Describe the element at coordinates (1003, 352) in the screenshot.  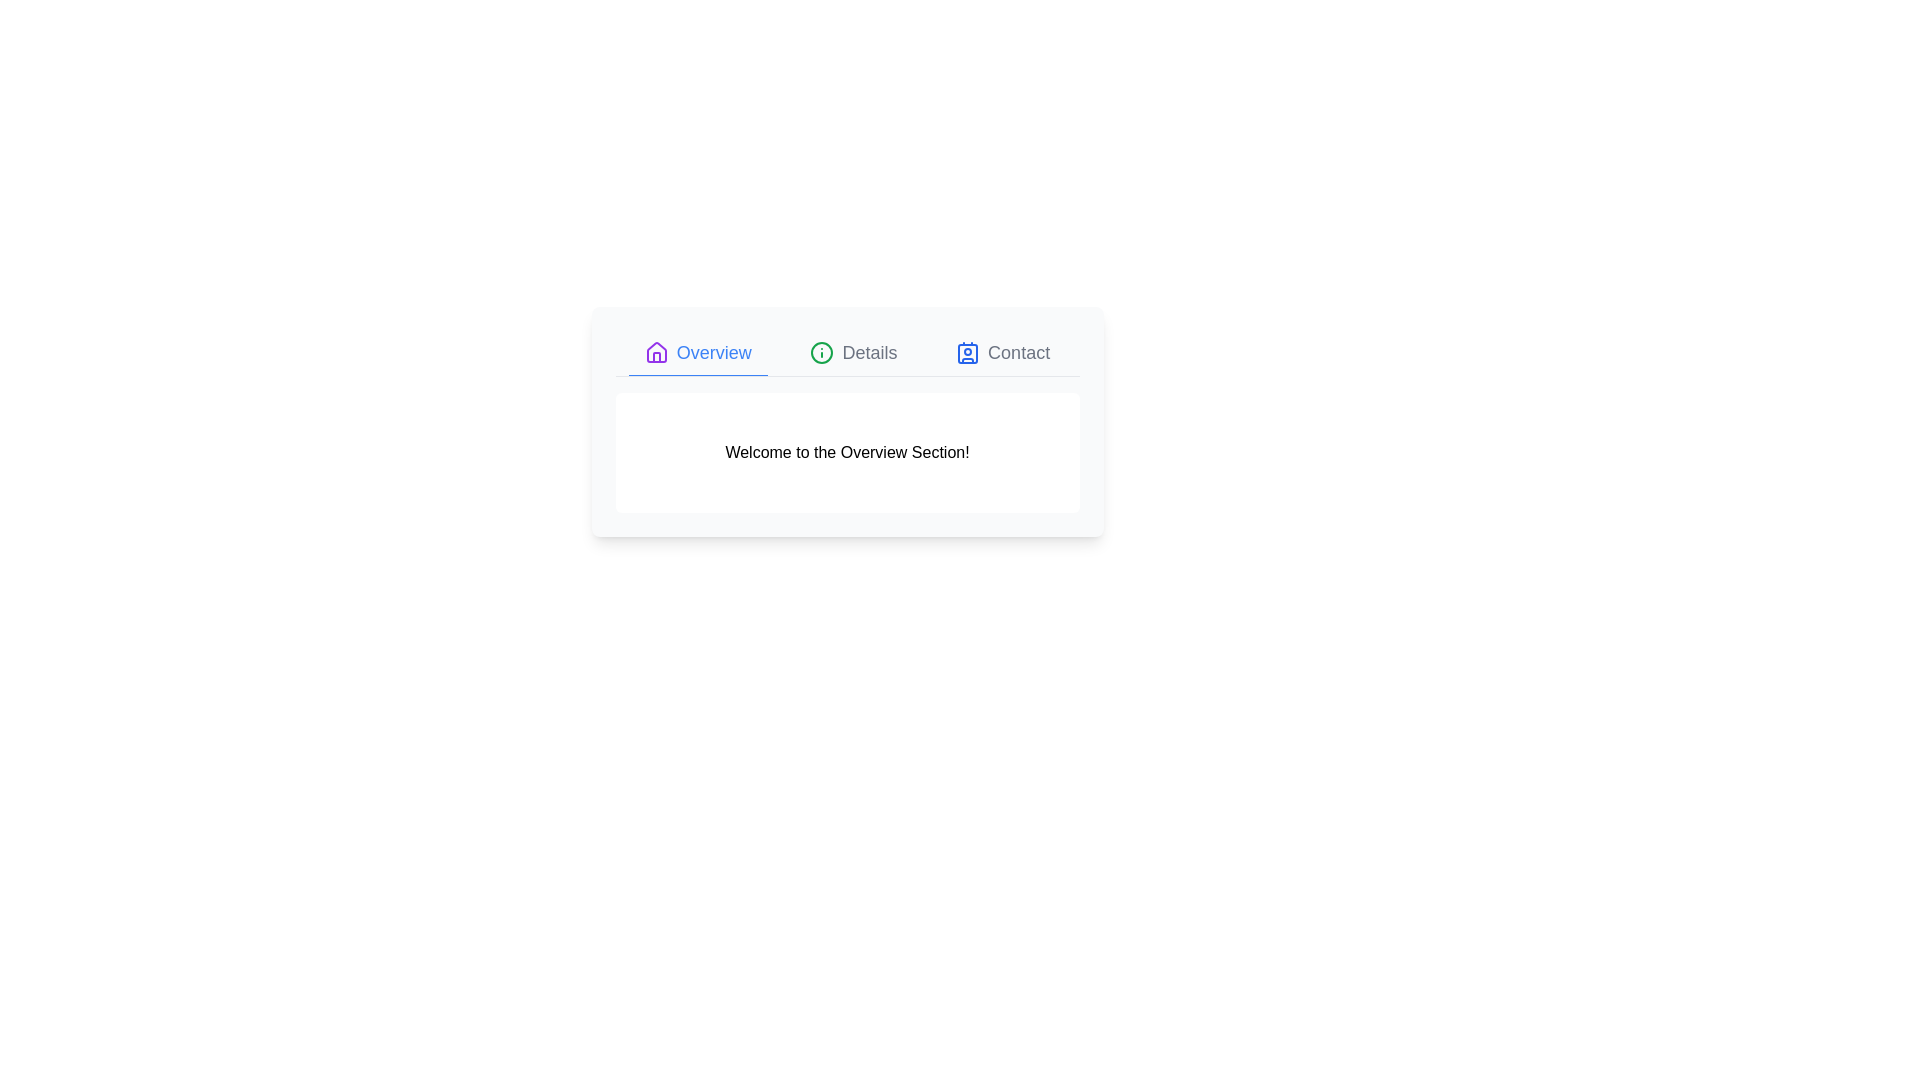
I see `the Contact tab to view its content` at that location.